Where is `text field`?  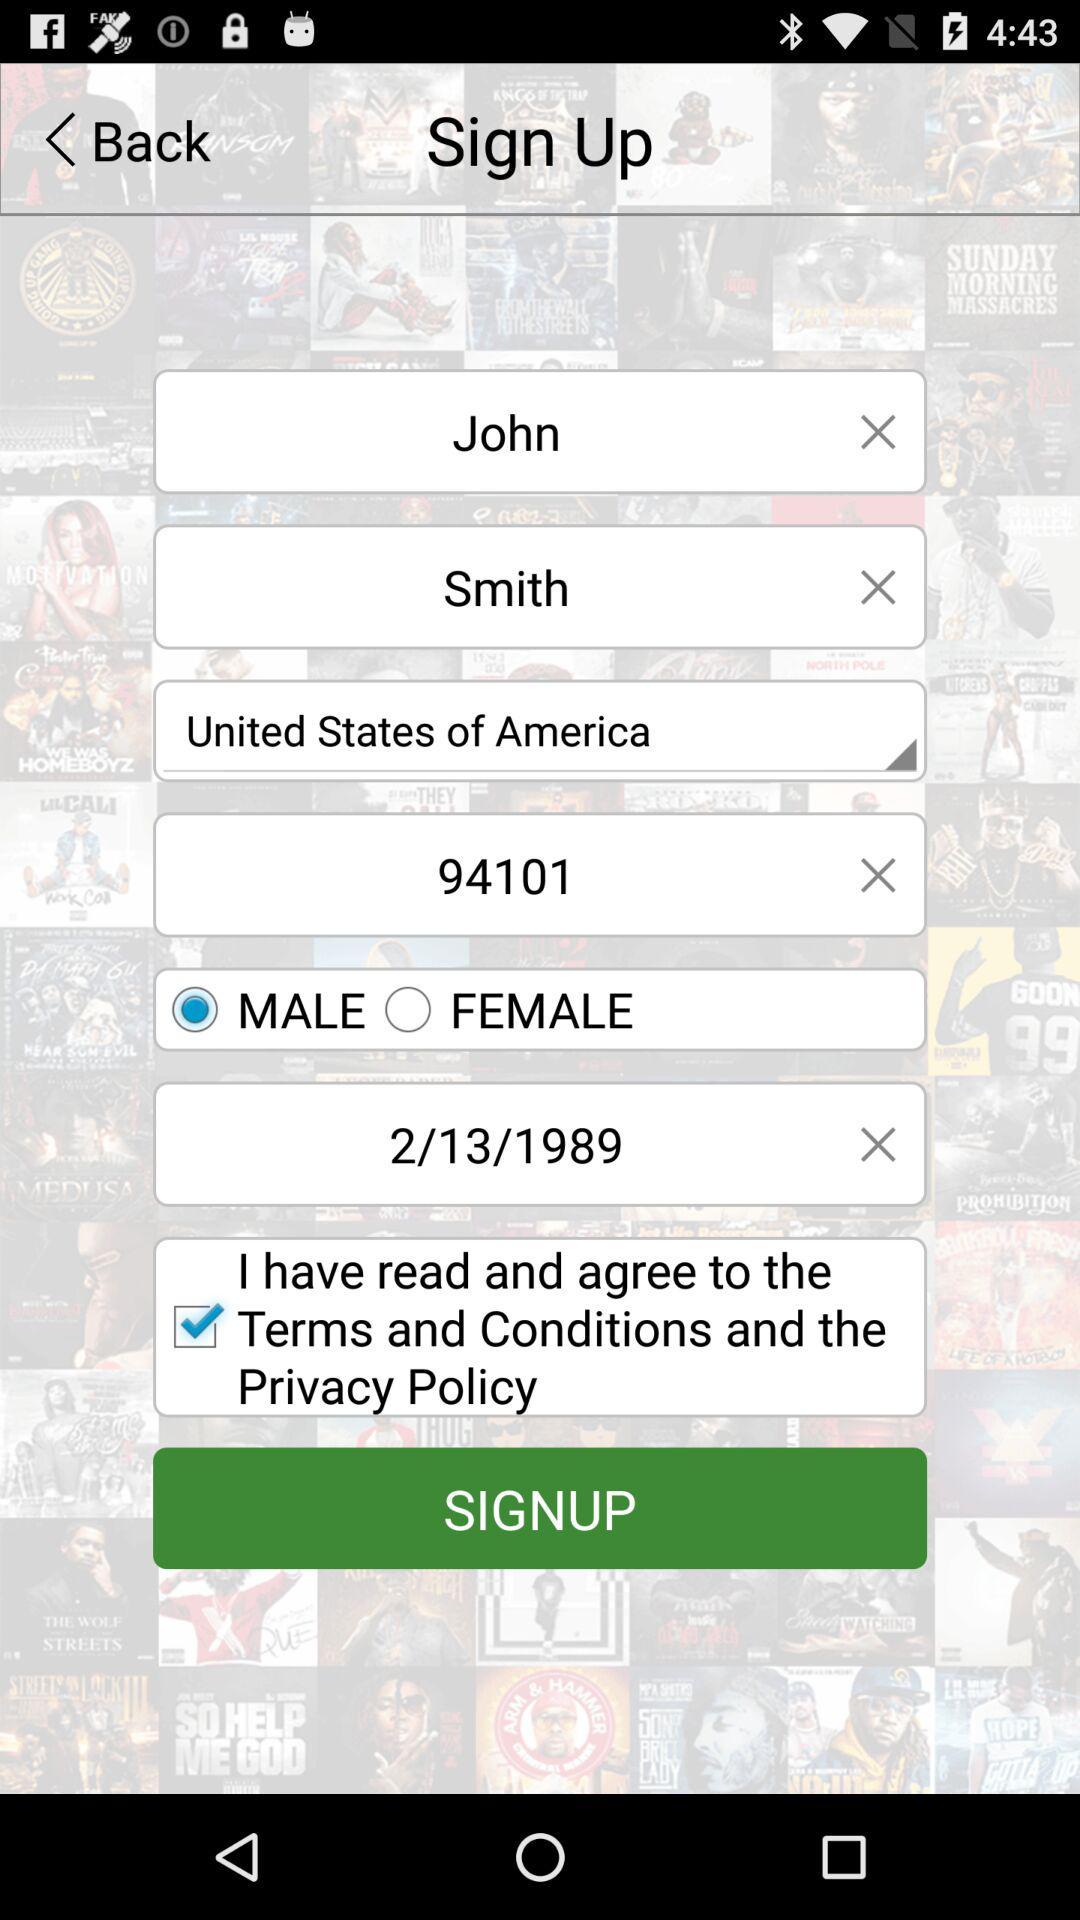 text field is located at coordinates (877, 874).